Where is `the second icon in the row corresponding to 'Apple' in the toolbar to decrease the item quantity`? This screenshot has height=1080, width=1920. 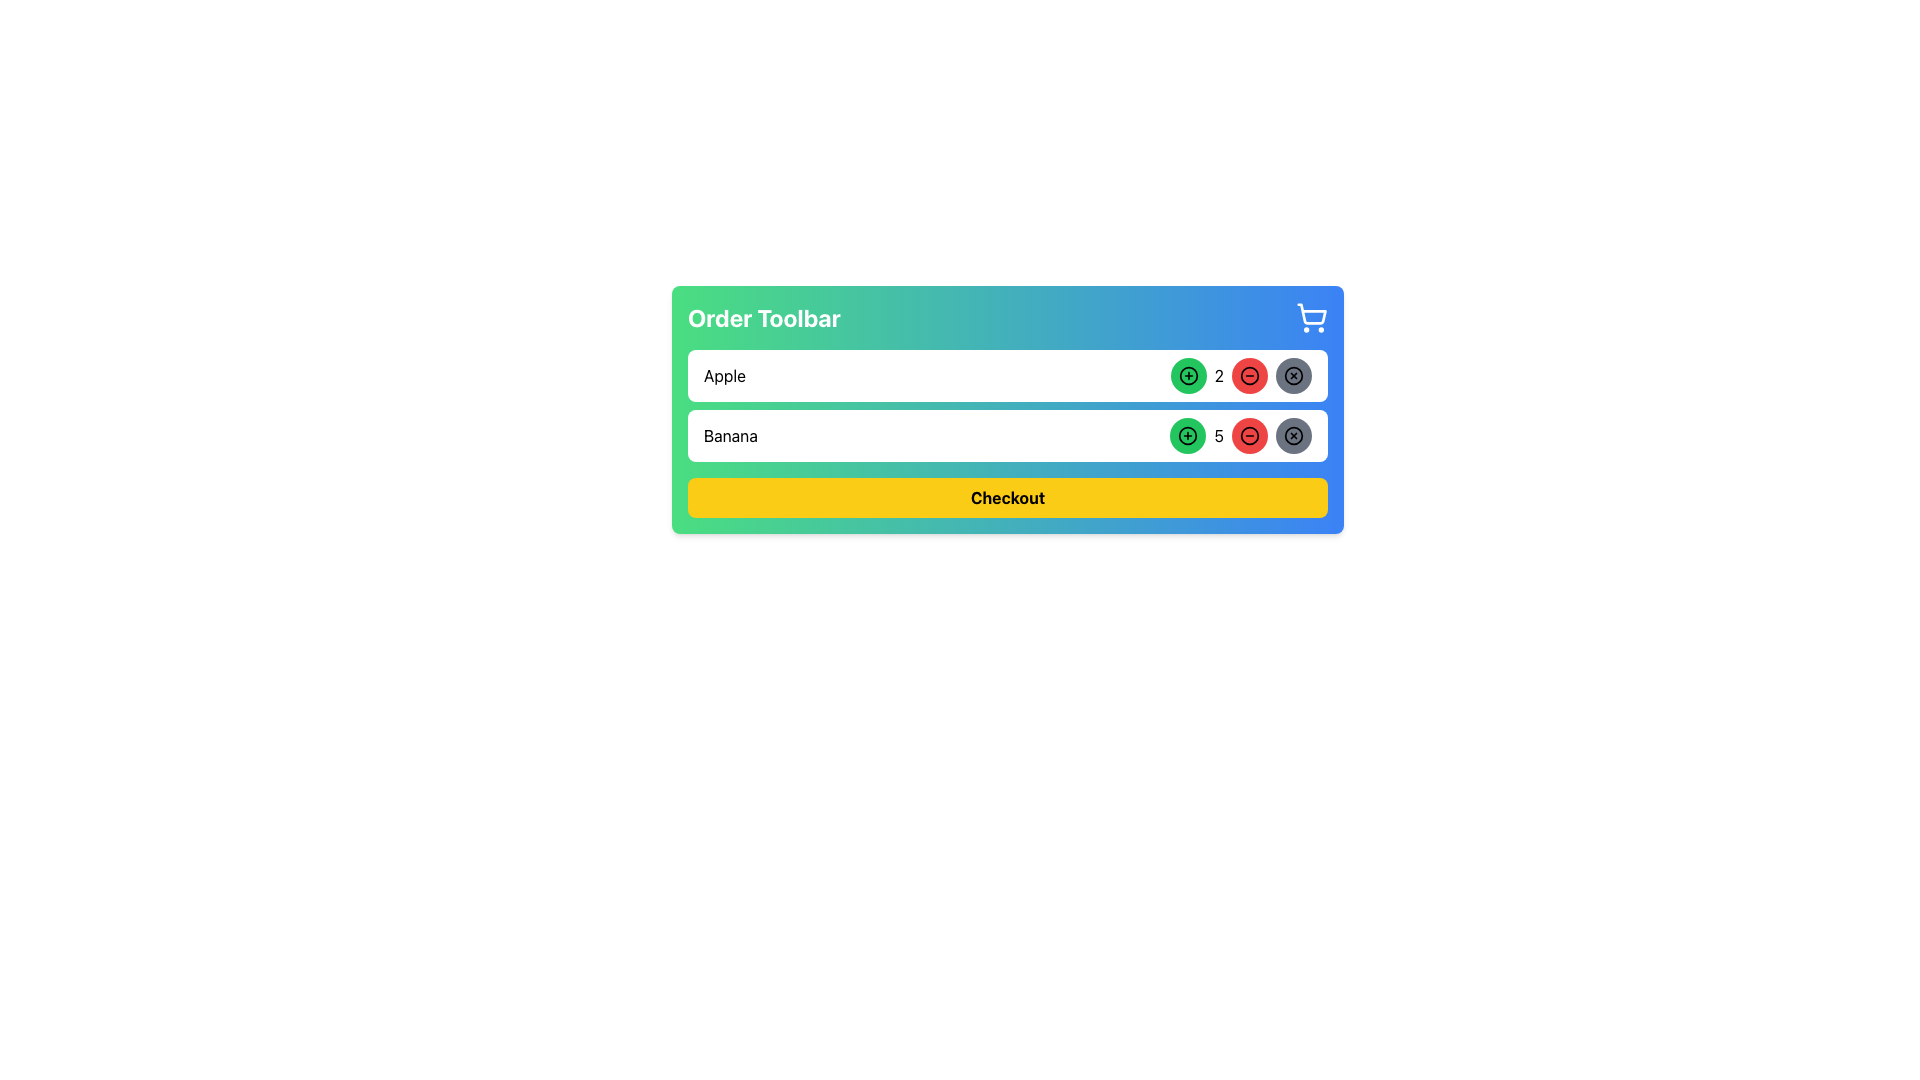 the second icon in the row corresponding to 'Apple' in the toolbar to decrease the item quantity is located at coordinates (1248, 375).